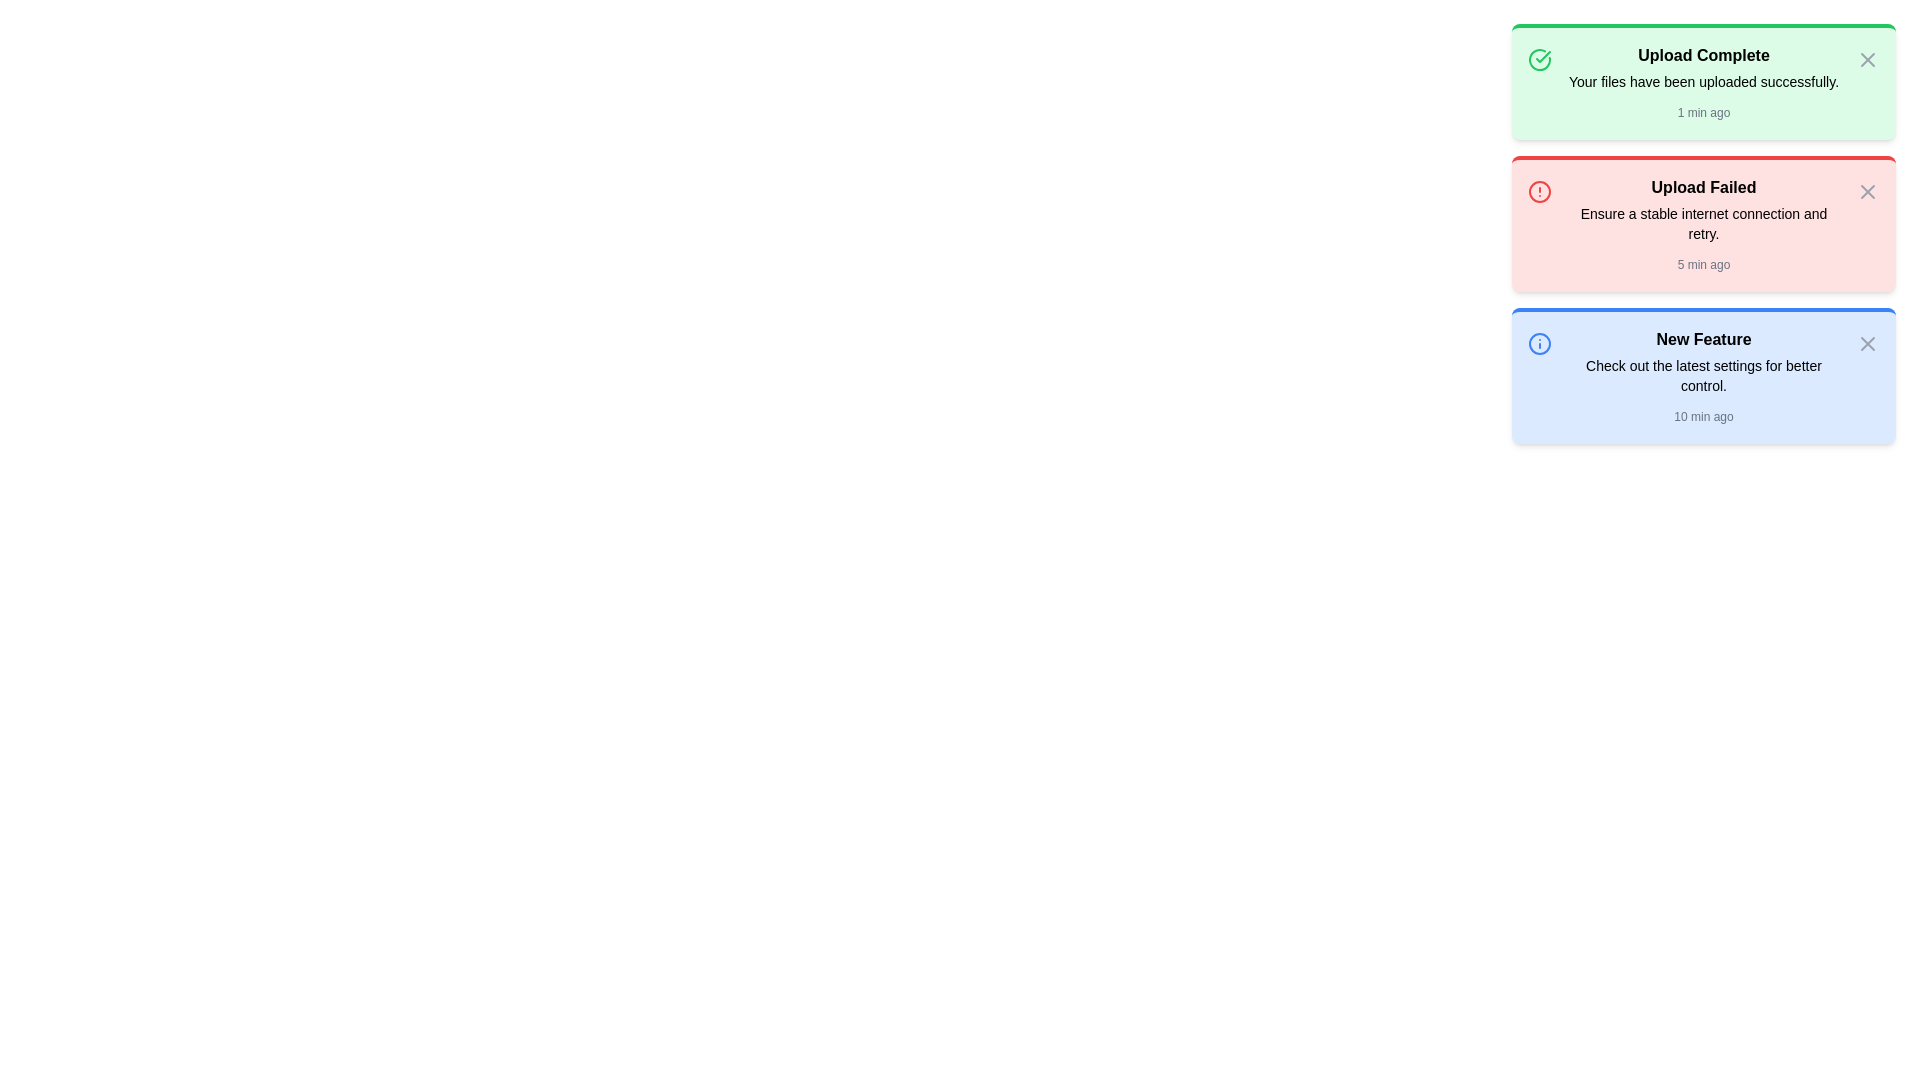 This screenshot has height=1080, width=1920. Describe the element at coordinates (1542, 56) in the screenshot. I see `the success icon located within the topmost green notification card labeled 'Upload Complete', positioned to the left of the text` at that location.